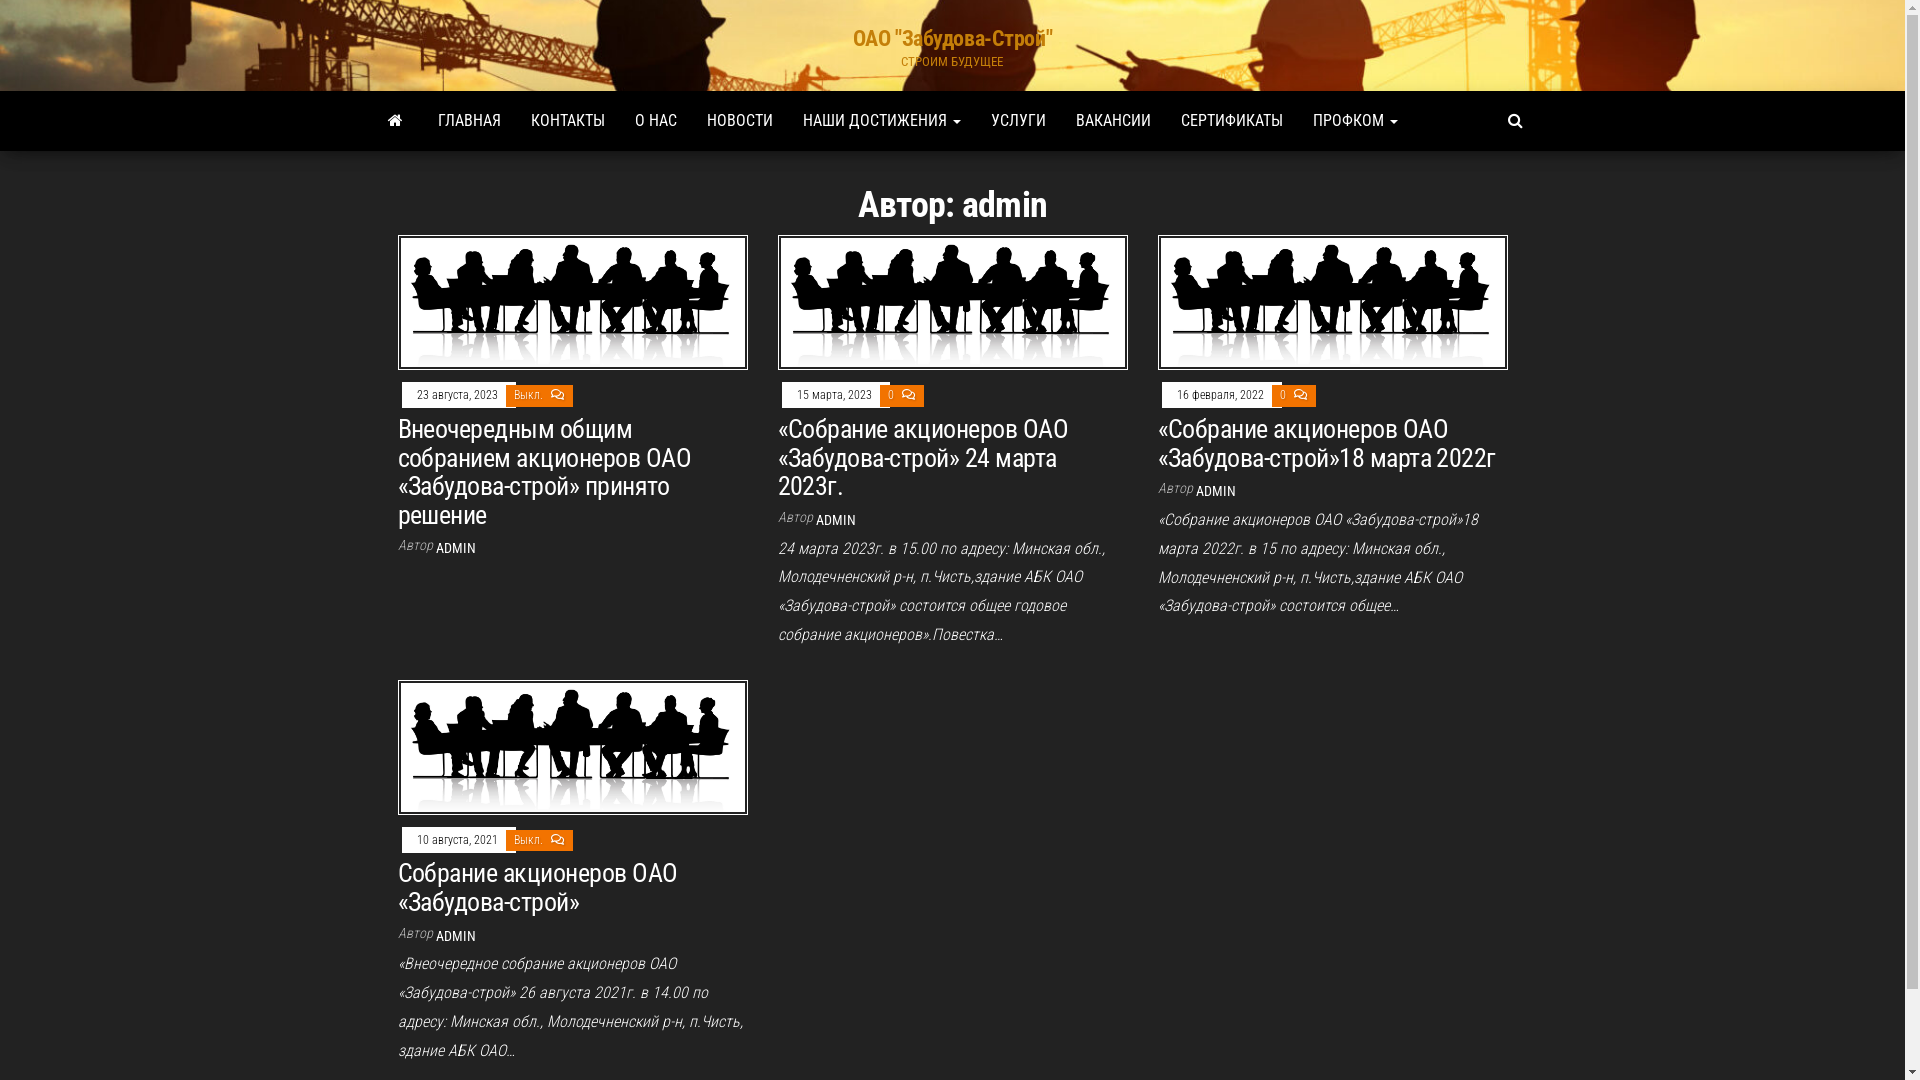 Image resolution: width=1920 pixels, height=1080 pixels. Describe the element at coordinates (835, 519) in the screenshot. I see `'ADMIN'` at that location.